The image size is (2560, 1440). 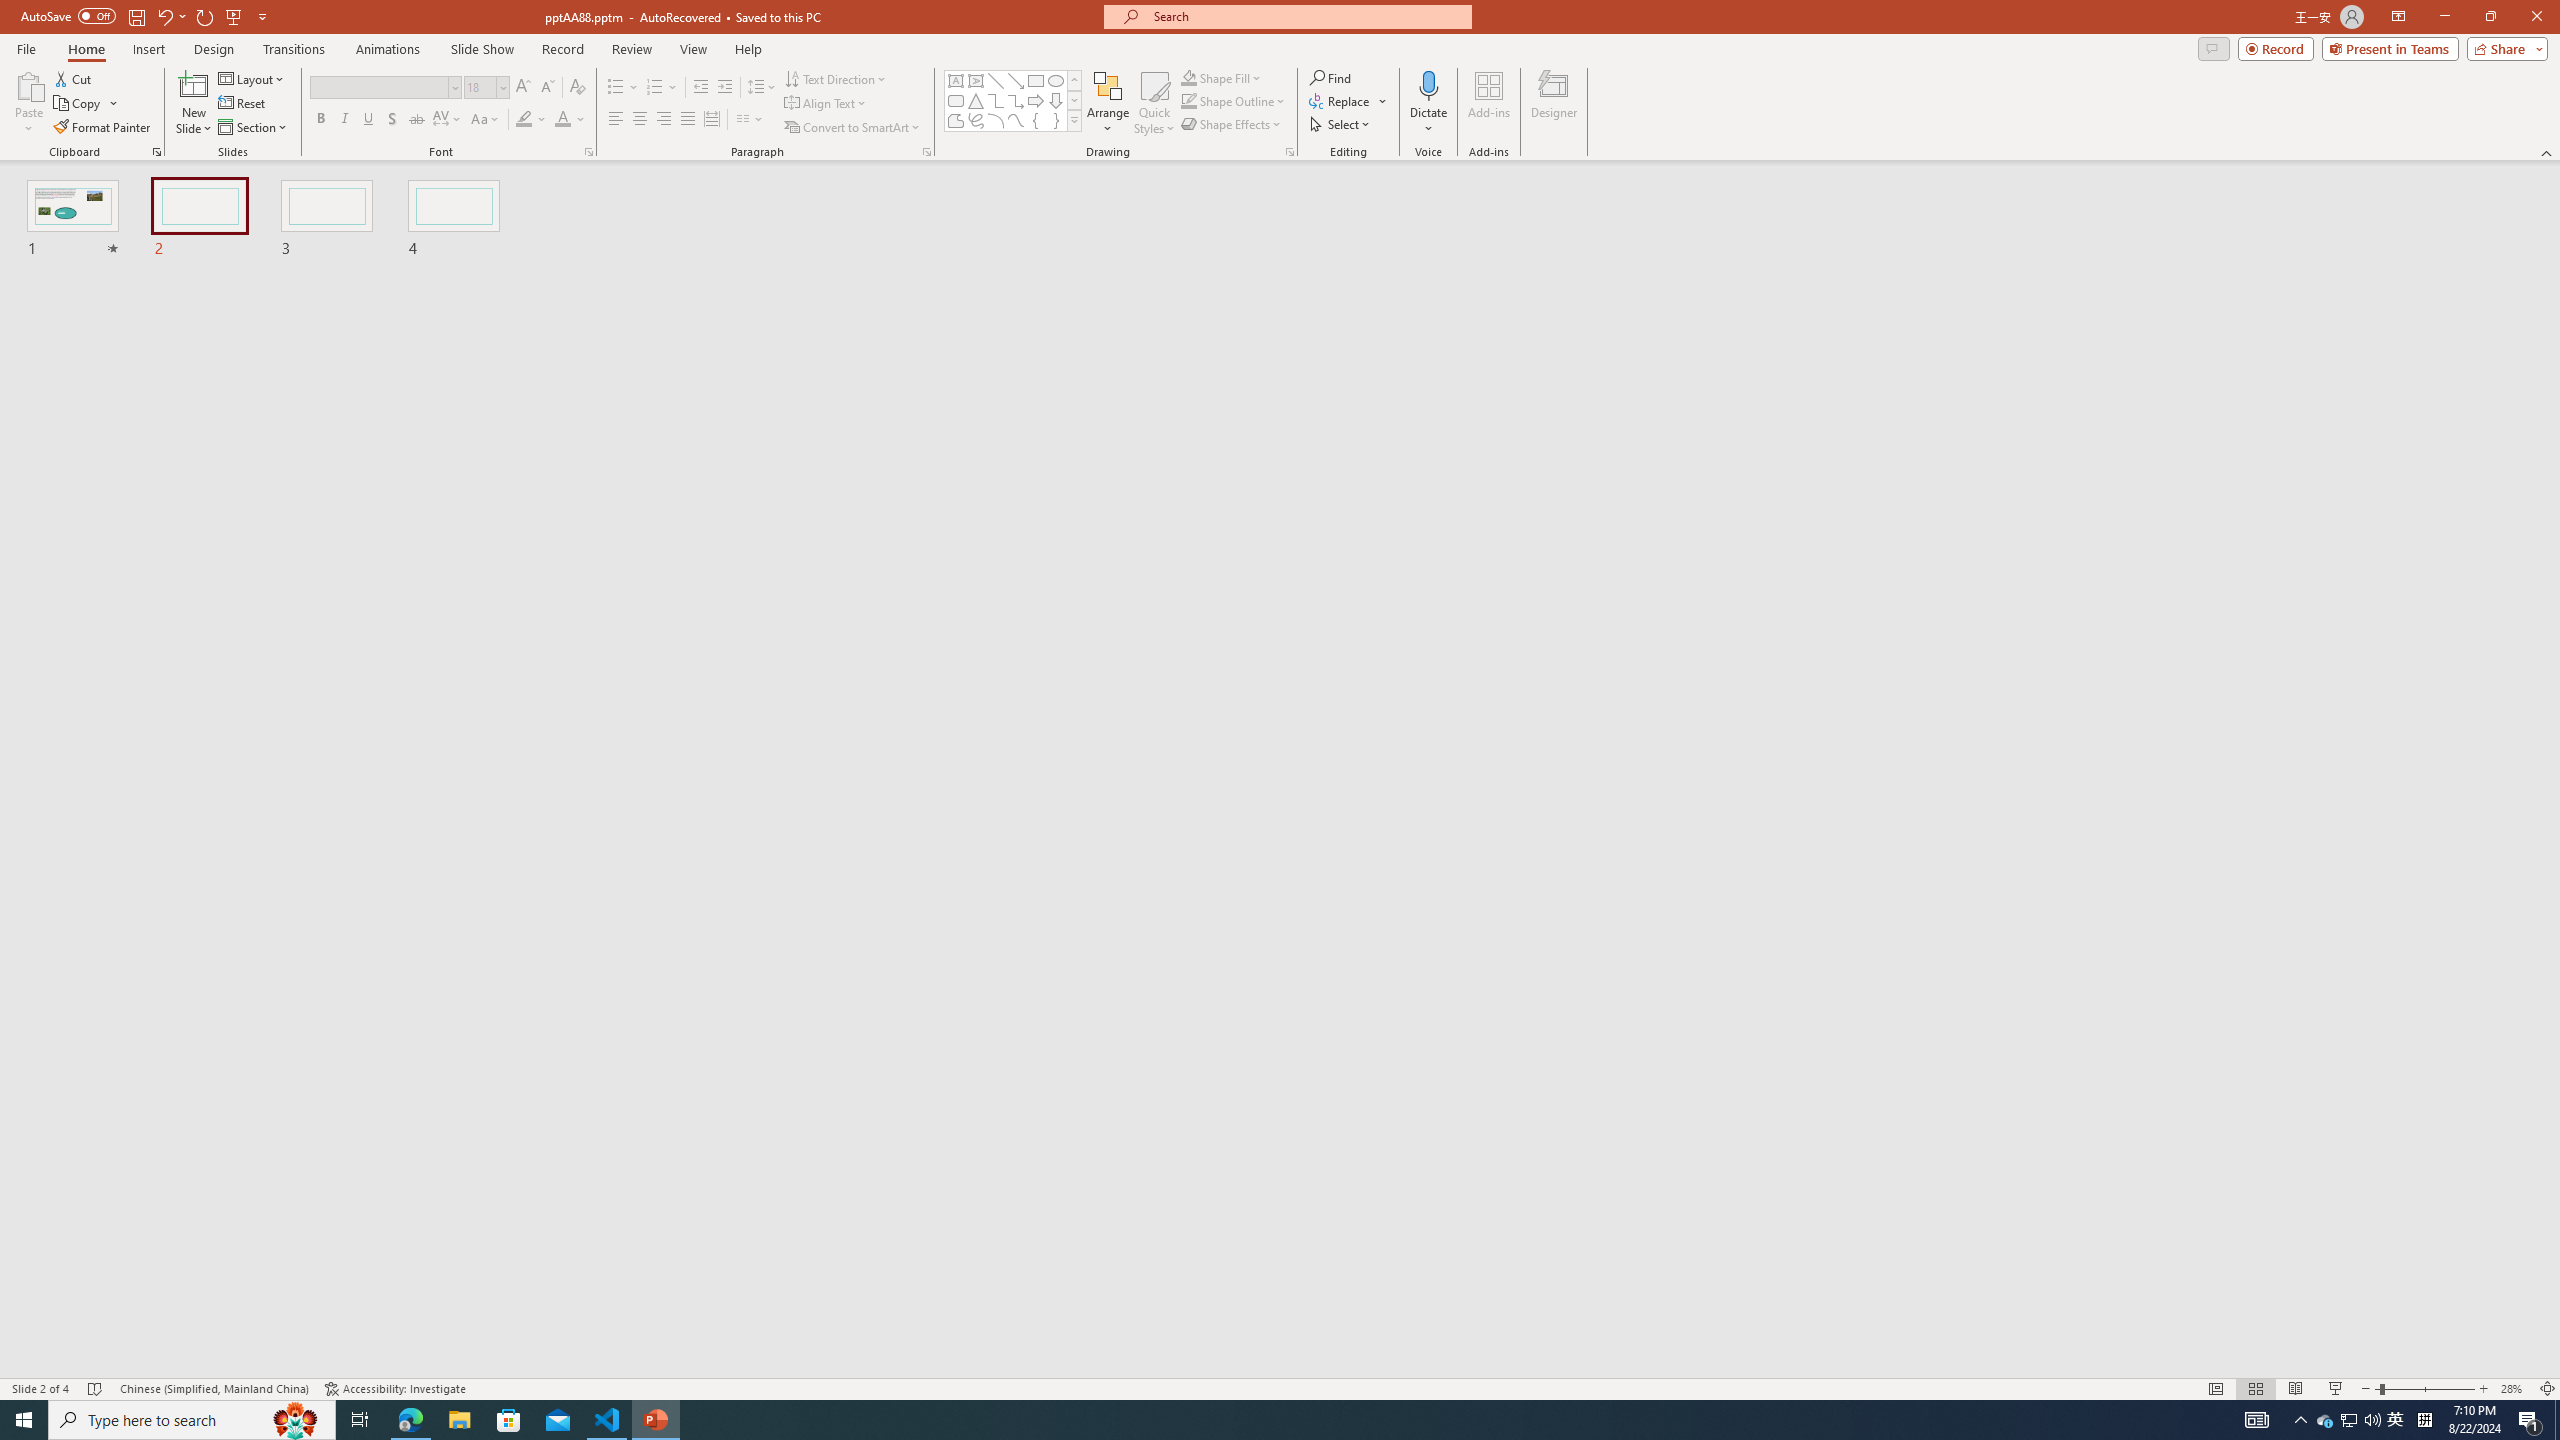 What do you see at coordinates (664, 118) in the screenshot?
I see `'Align Right'` at bounding box center [664, 118].